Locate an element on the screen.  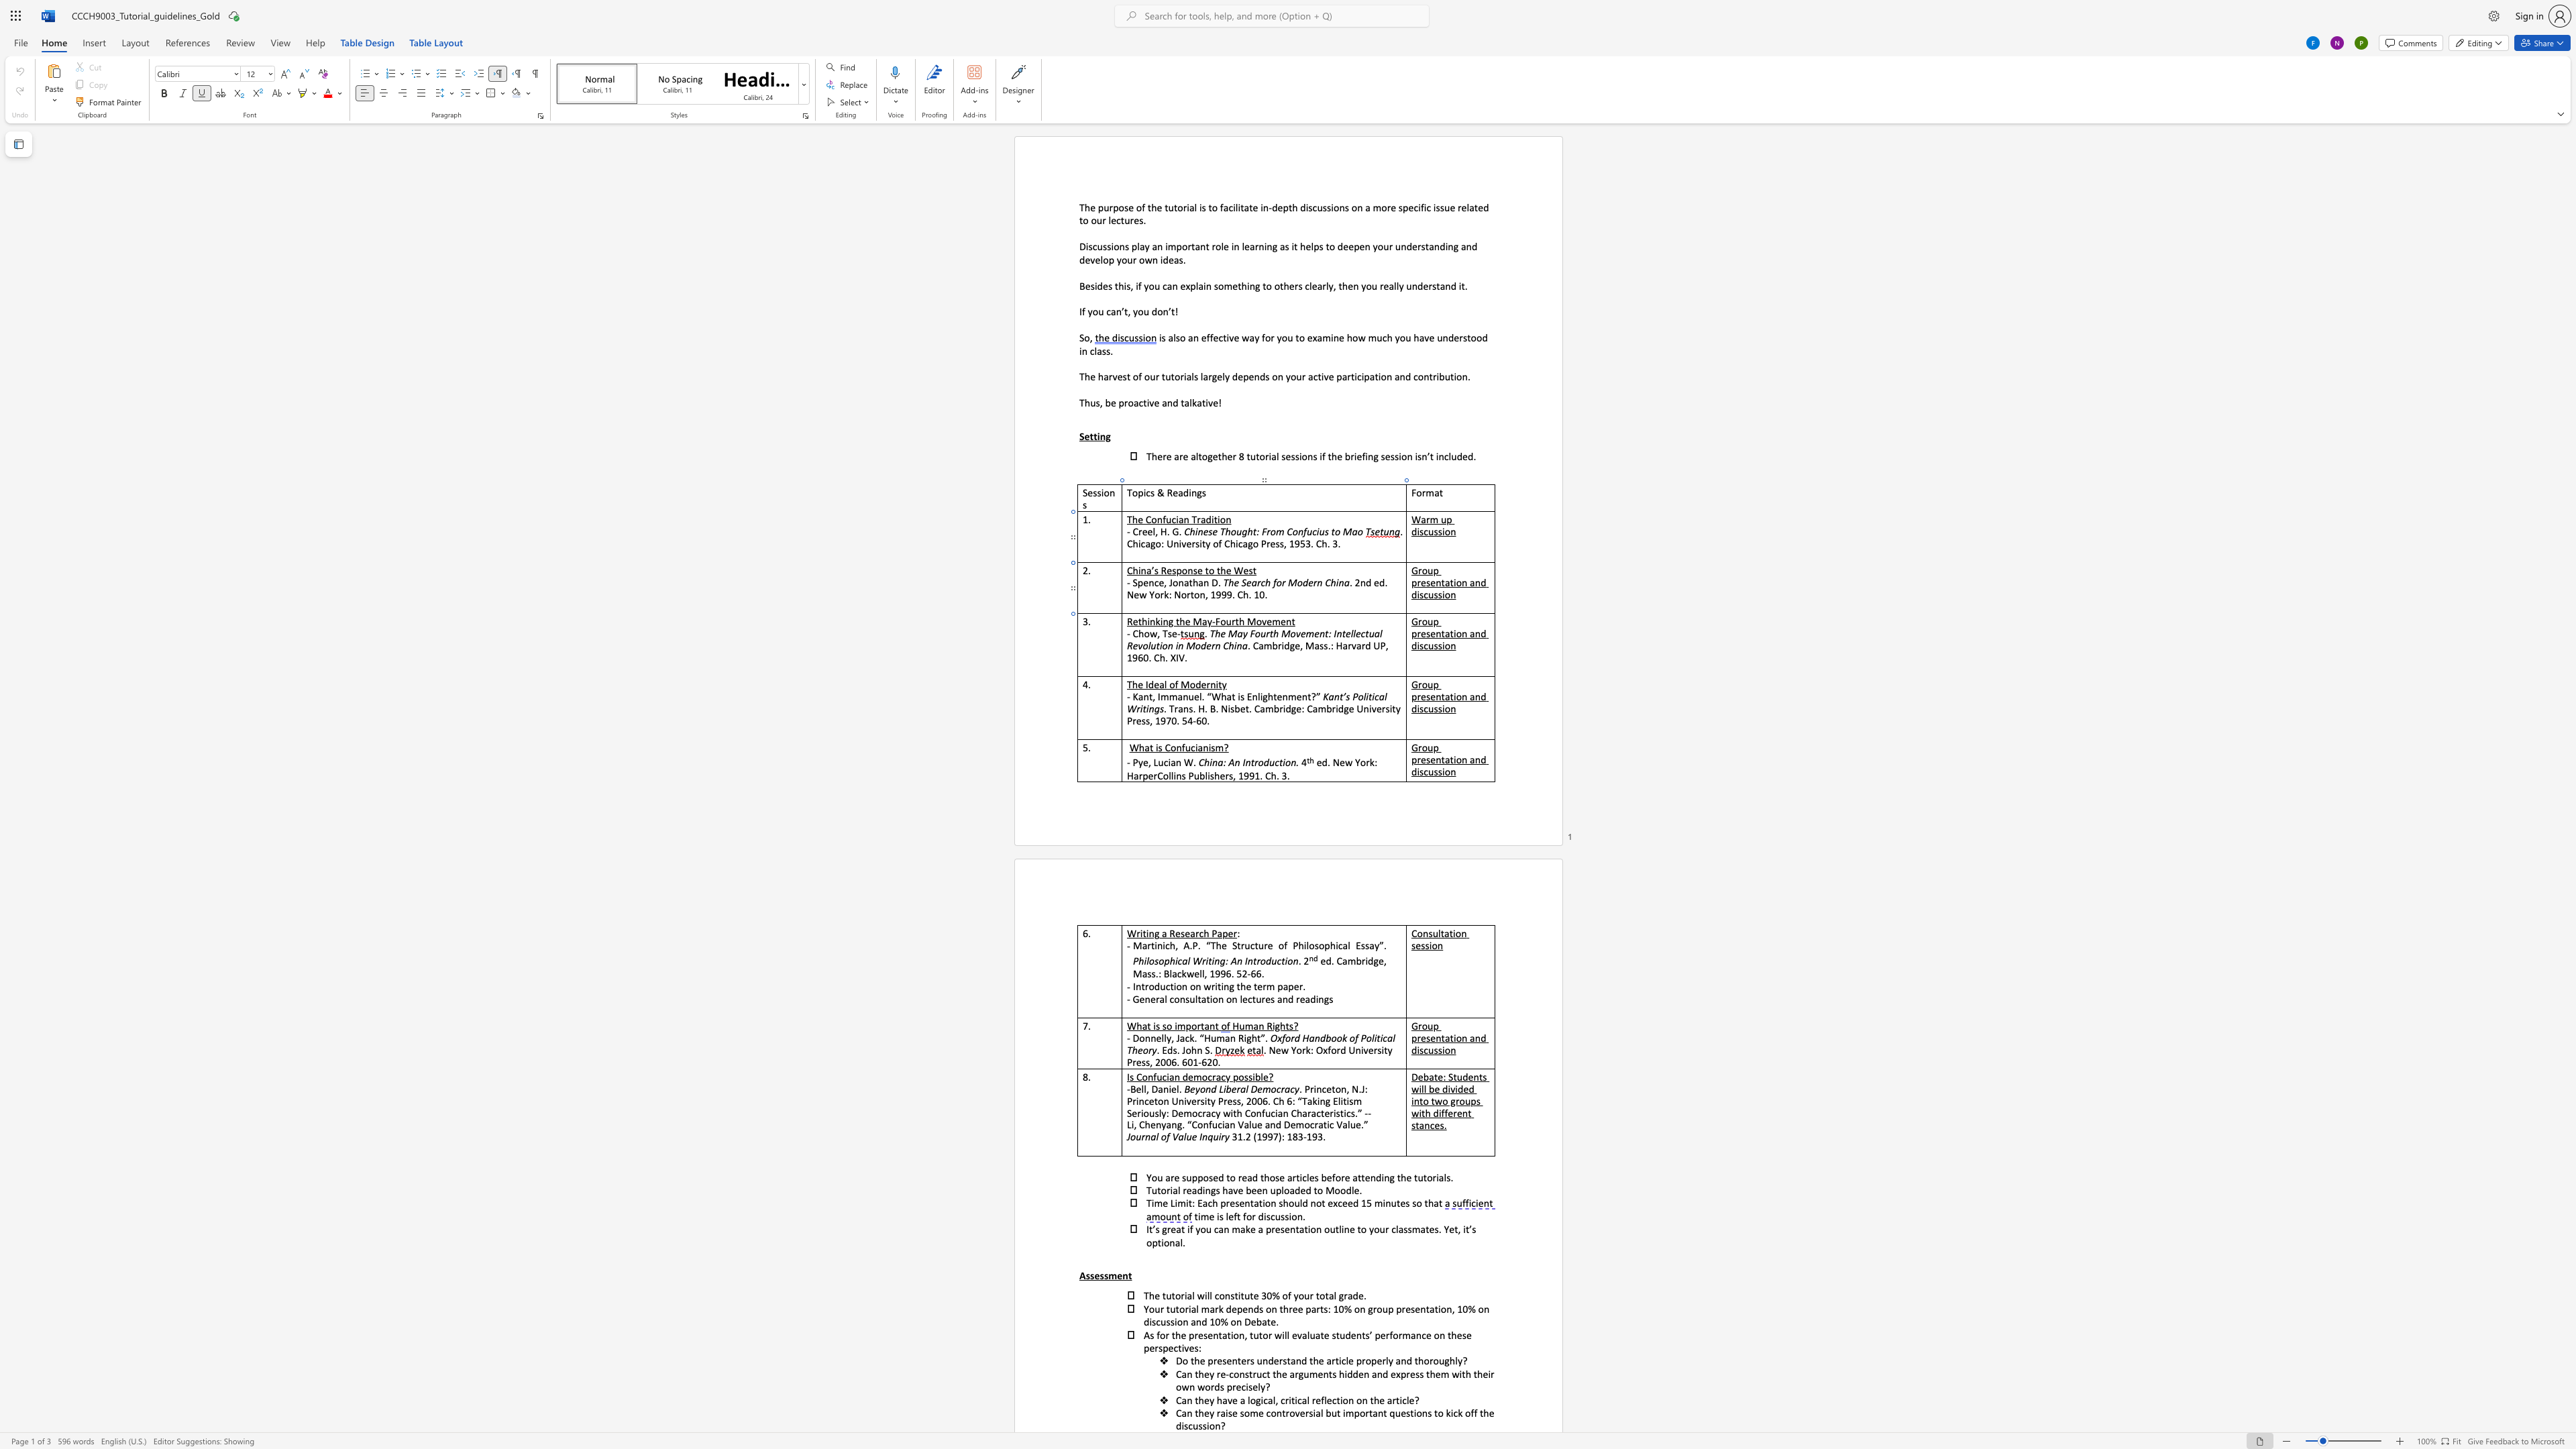
the 3th character "o" in the text is located at coordinates (1196, 594).